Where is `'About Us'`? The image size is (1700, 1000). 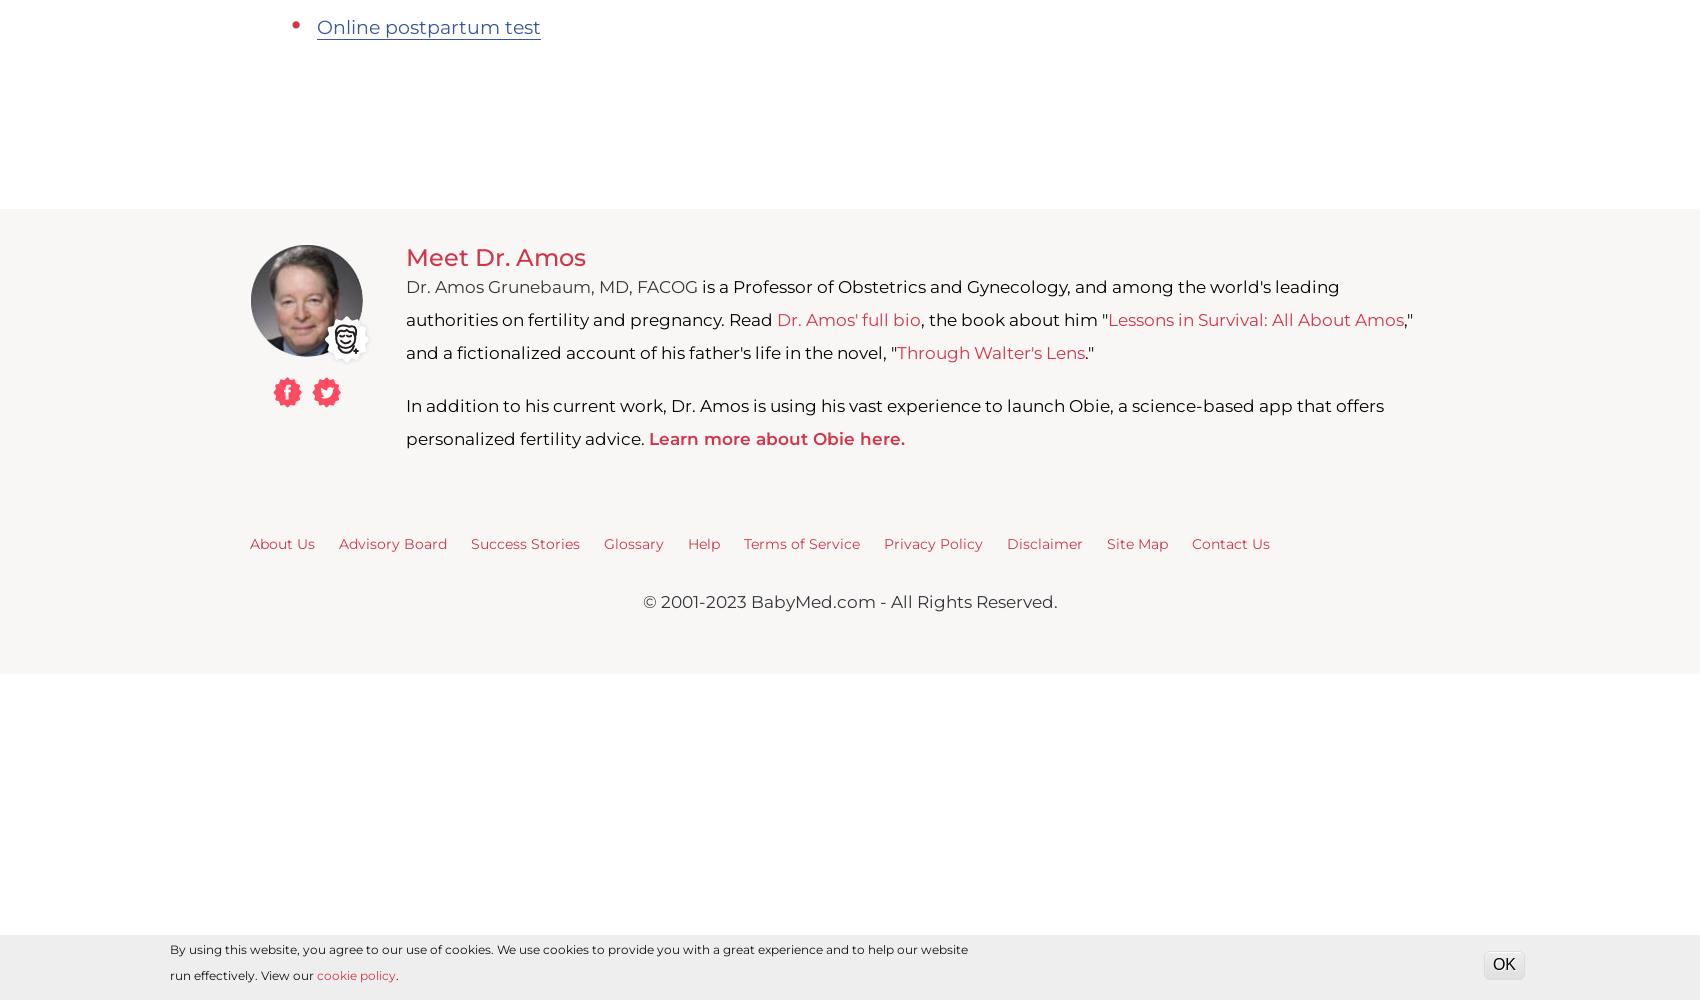
'About Us' is located at coordinates (282, 543).